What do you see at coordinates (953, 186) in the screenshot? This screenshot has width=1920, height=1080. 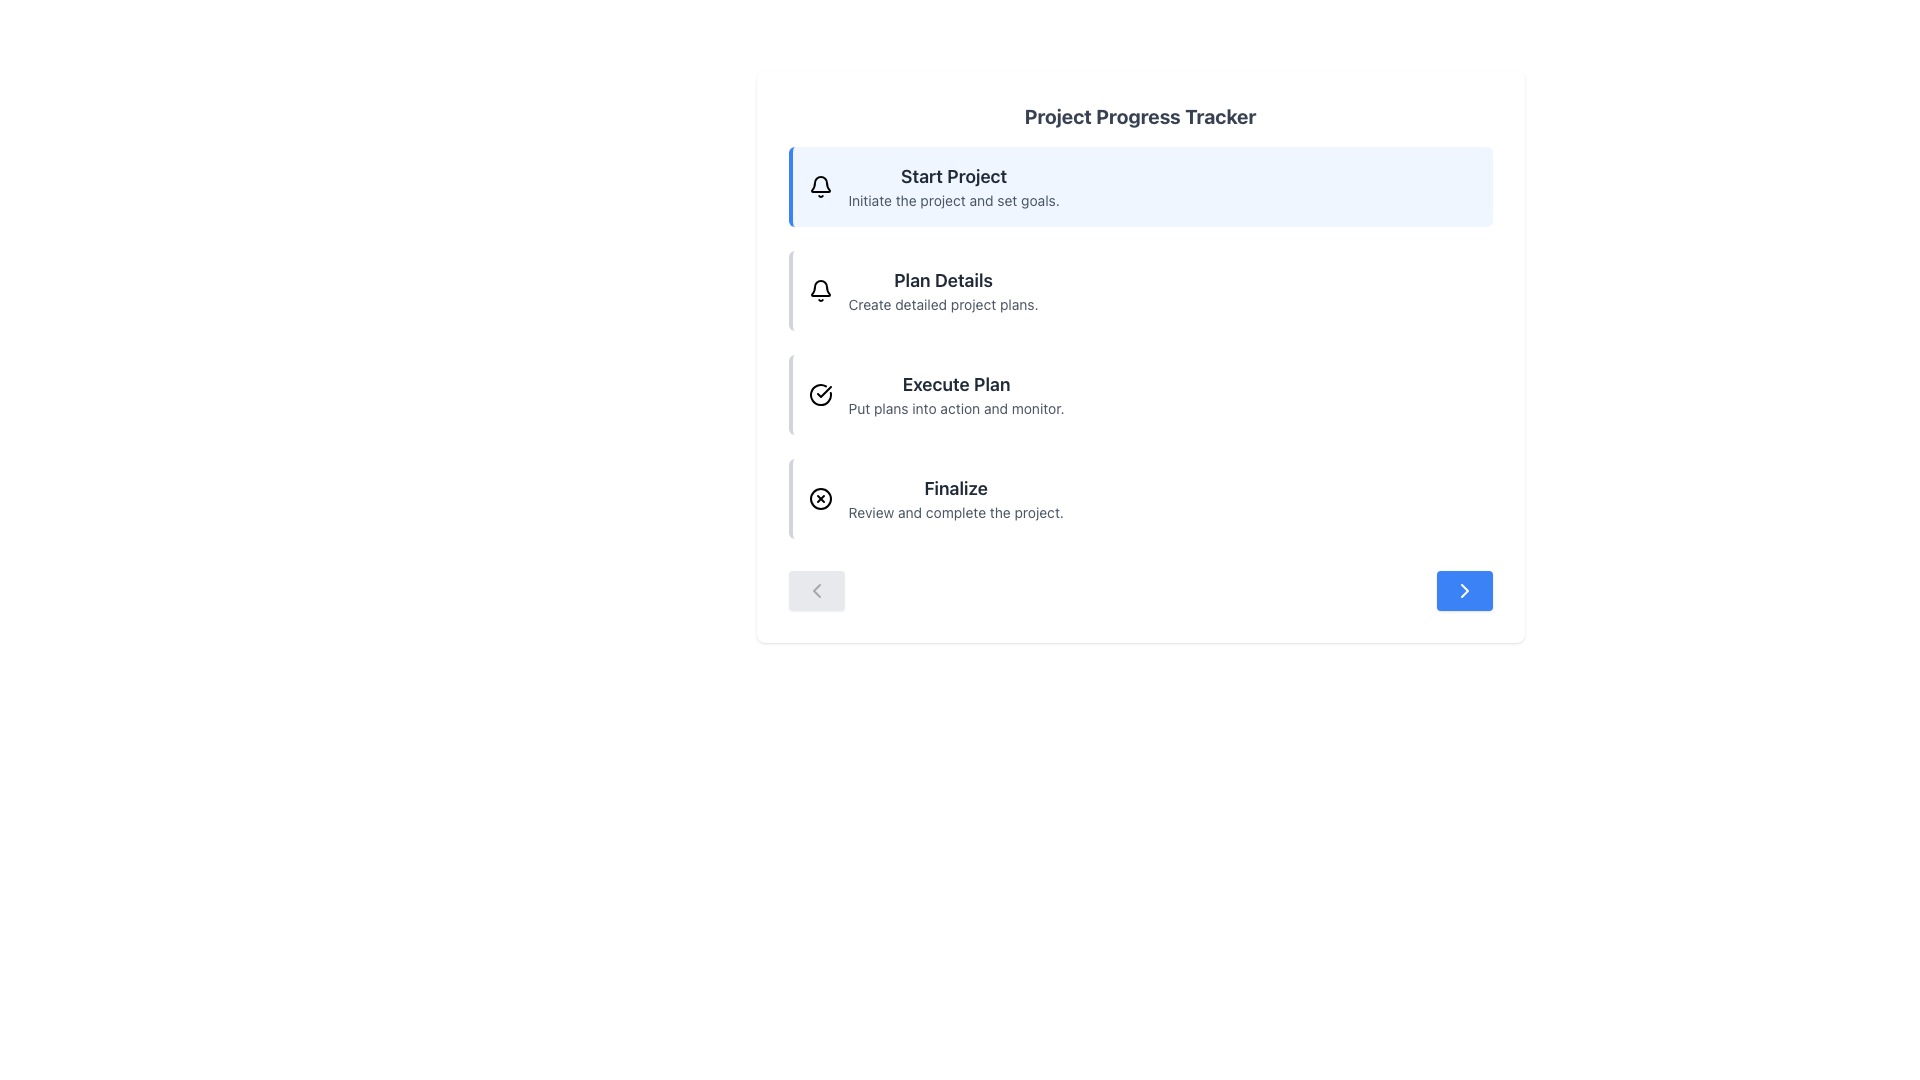 I see `the informational card titled 'Start Project' which contains the subtext 'Initiate the project and set goals.' This card is the first item in the 'Project Progress Tracker' list` at bounding box center [953, 186].